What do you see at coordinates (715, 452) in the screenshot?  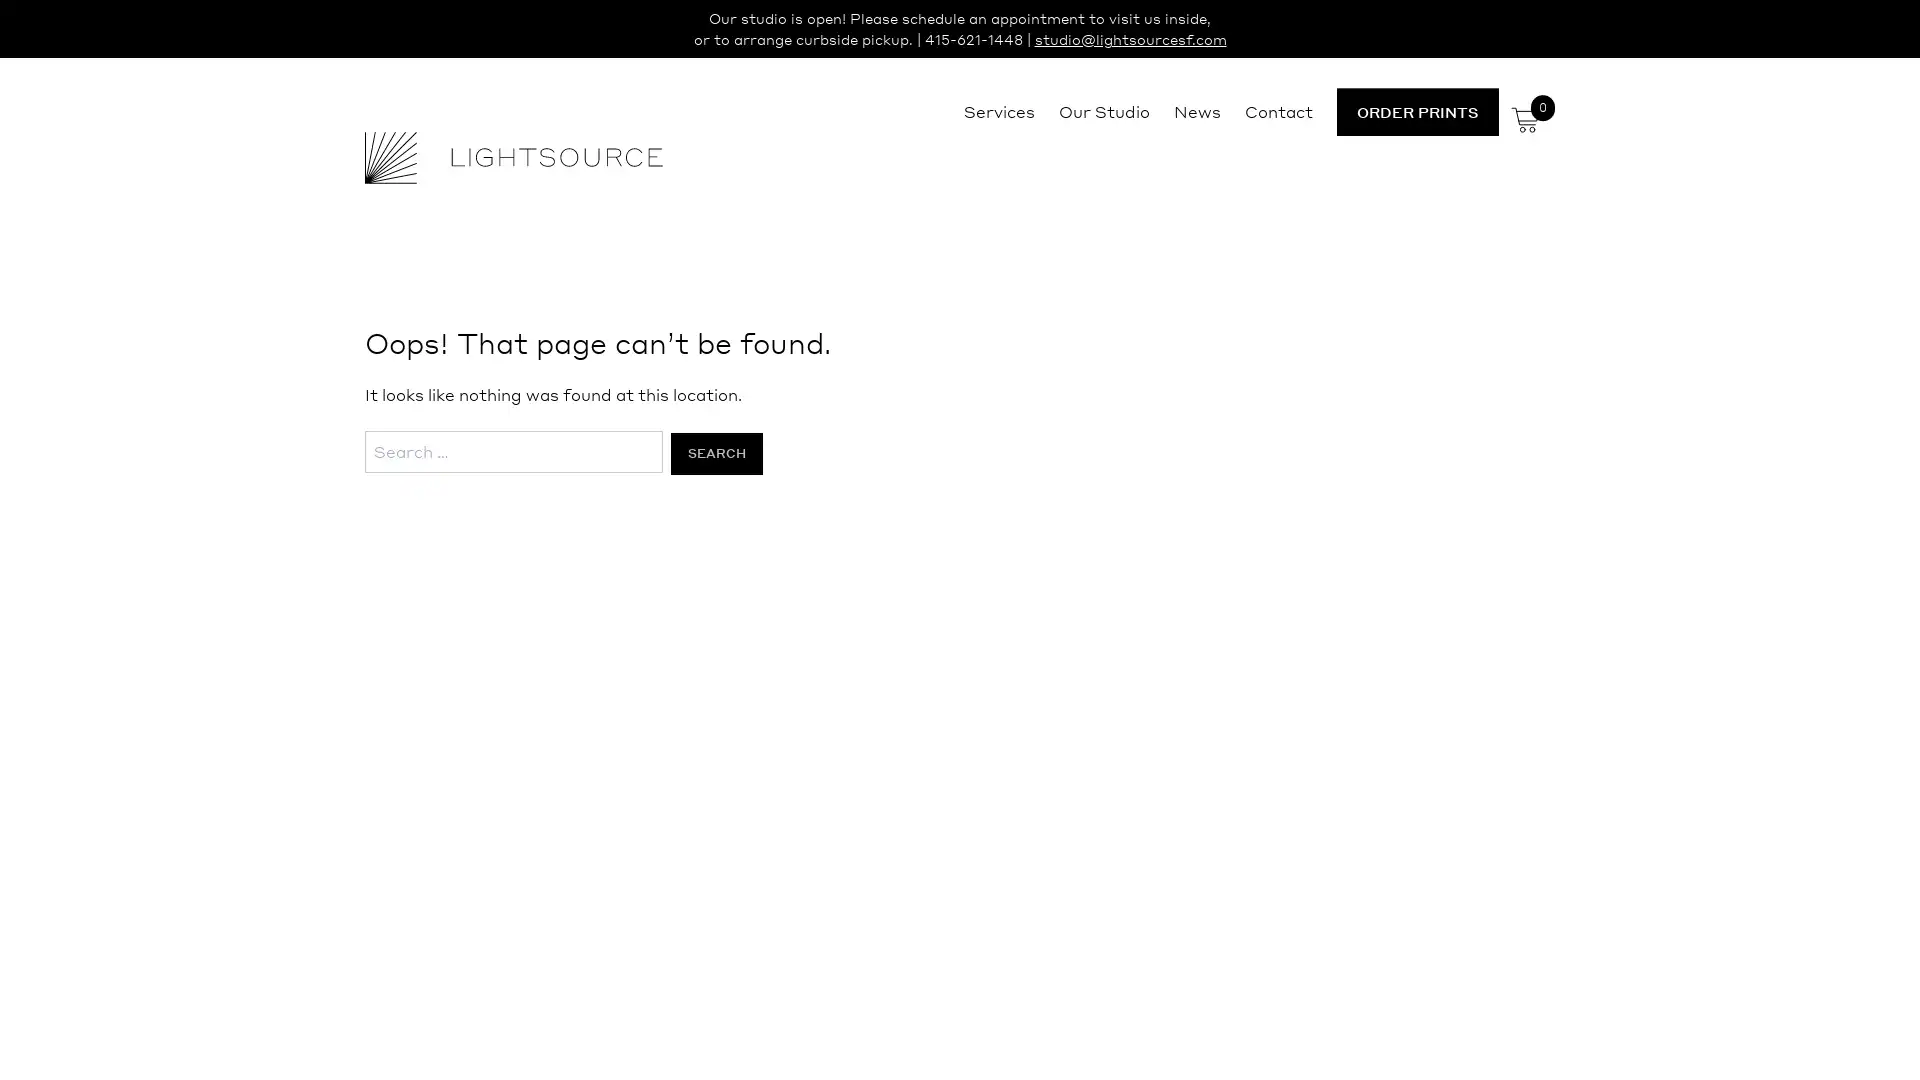 I see `Search` at bounding box center [715, 452].